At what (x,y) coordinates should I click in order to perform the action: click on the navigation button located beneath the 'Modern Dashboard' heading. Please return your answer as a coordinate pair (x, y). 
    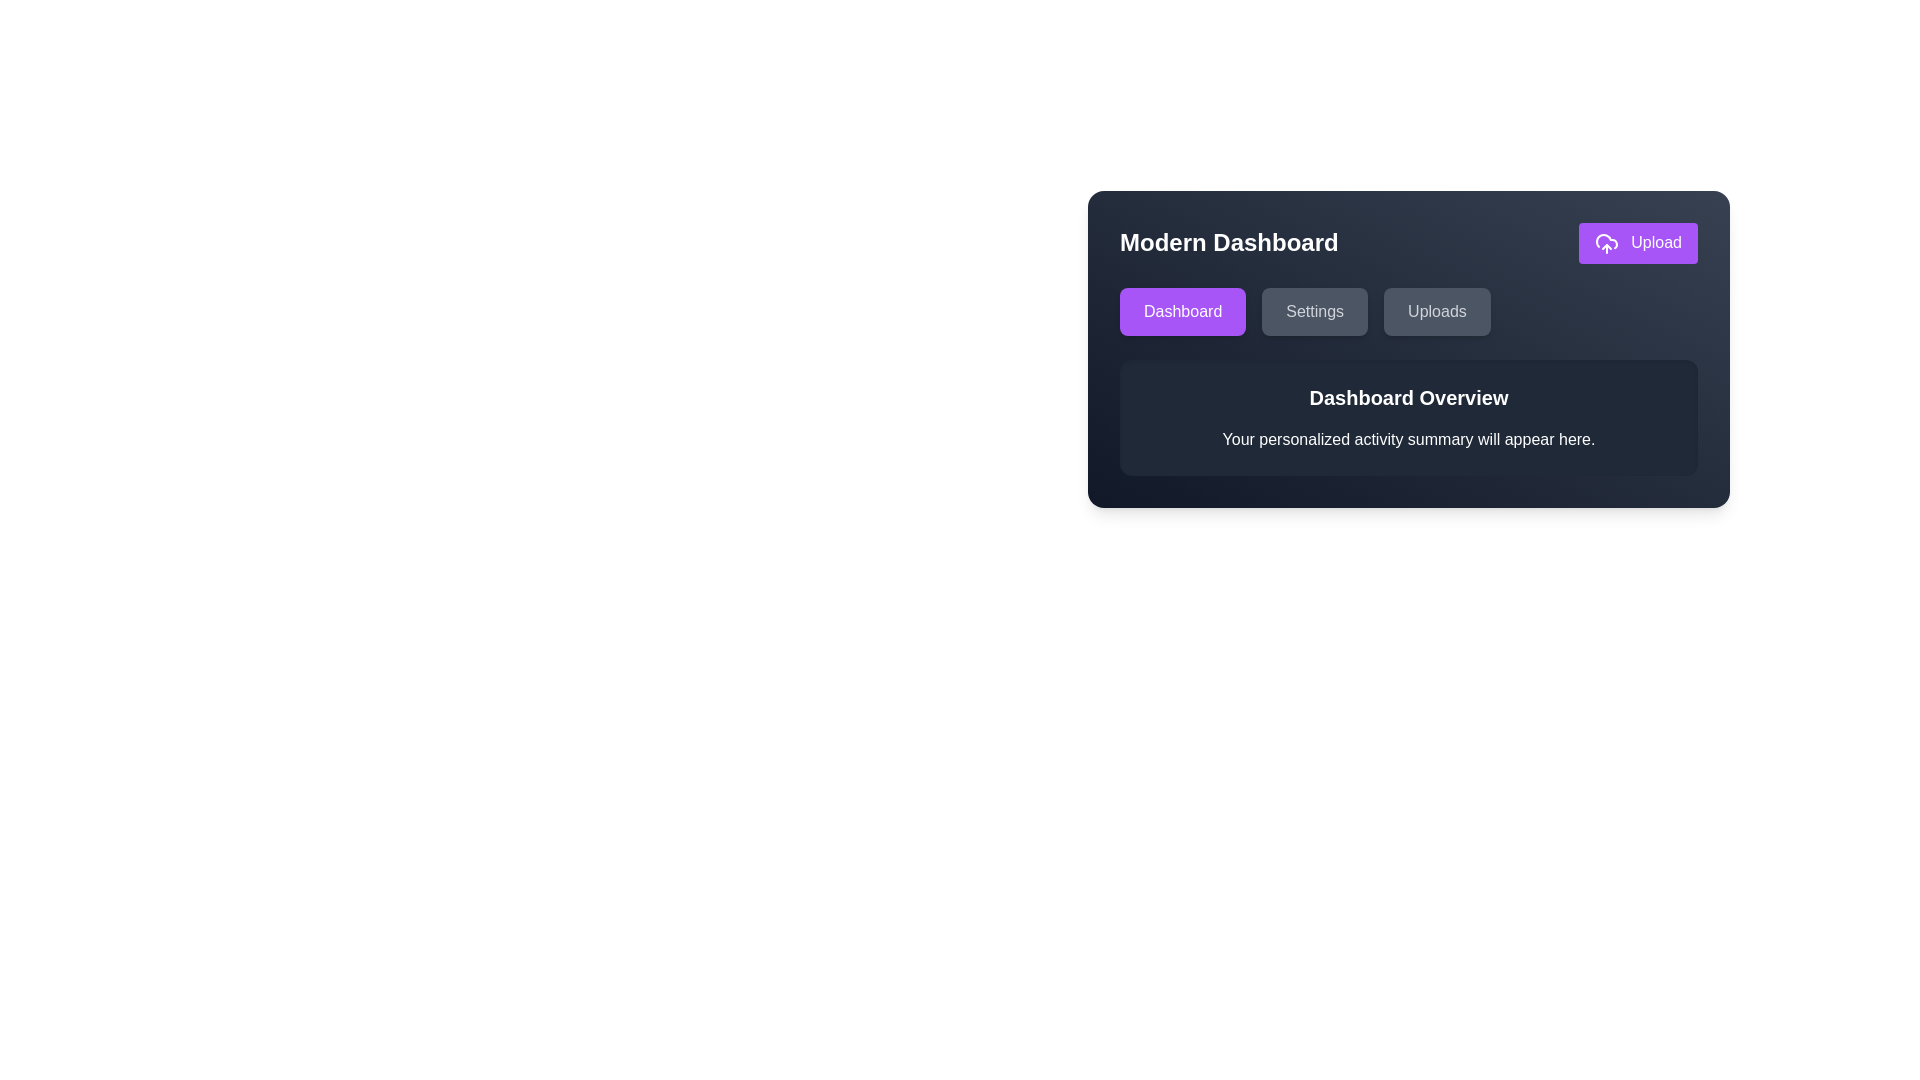
    Looking at the image, I should click on (1408, 311).